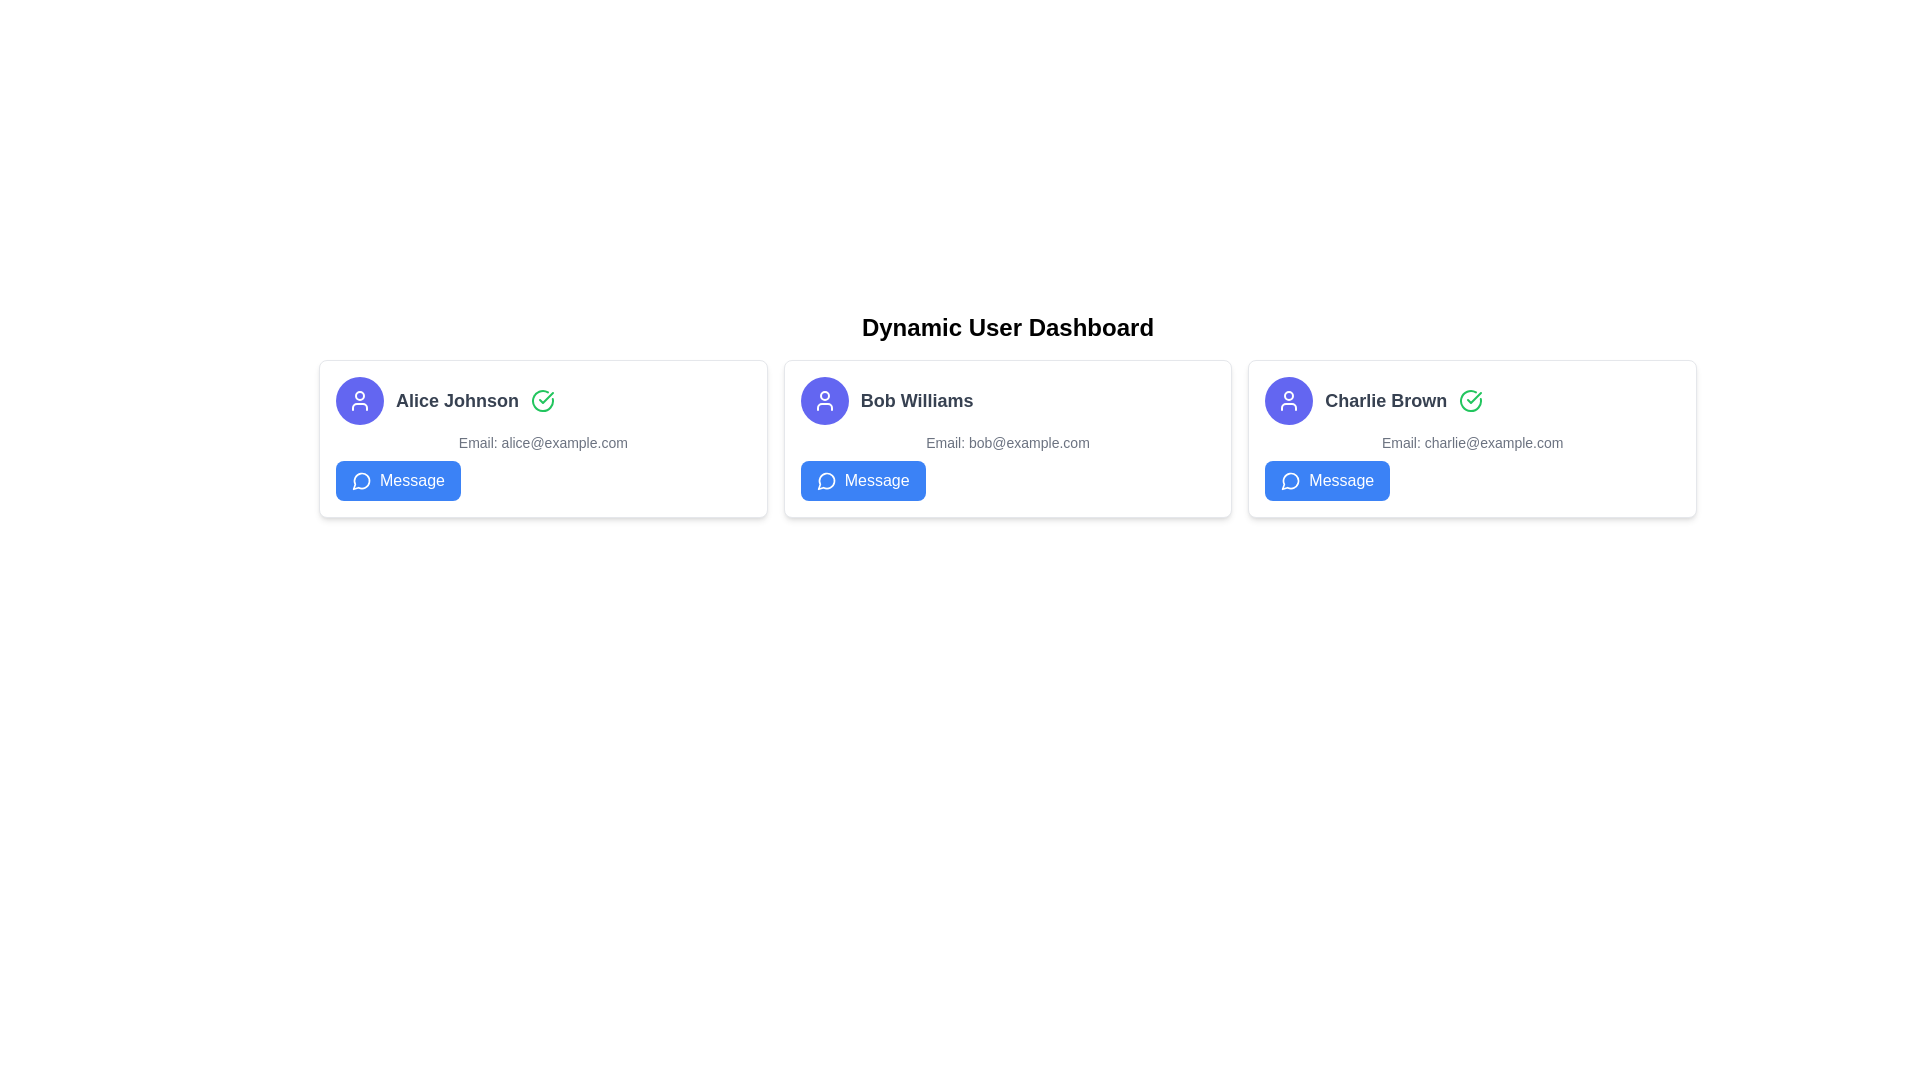  I want to click on the user profile summary element representing 'Charlie Brown', so click(1472, 401).